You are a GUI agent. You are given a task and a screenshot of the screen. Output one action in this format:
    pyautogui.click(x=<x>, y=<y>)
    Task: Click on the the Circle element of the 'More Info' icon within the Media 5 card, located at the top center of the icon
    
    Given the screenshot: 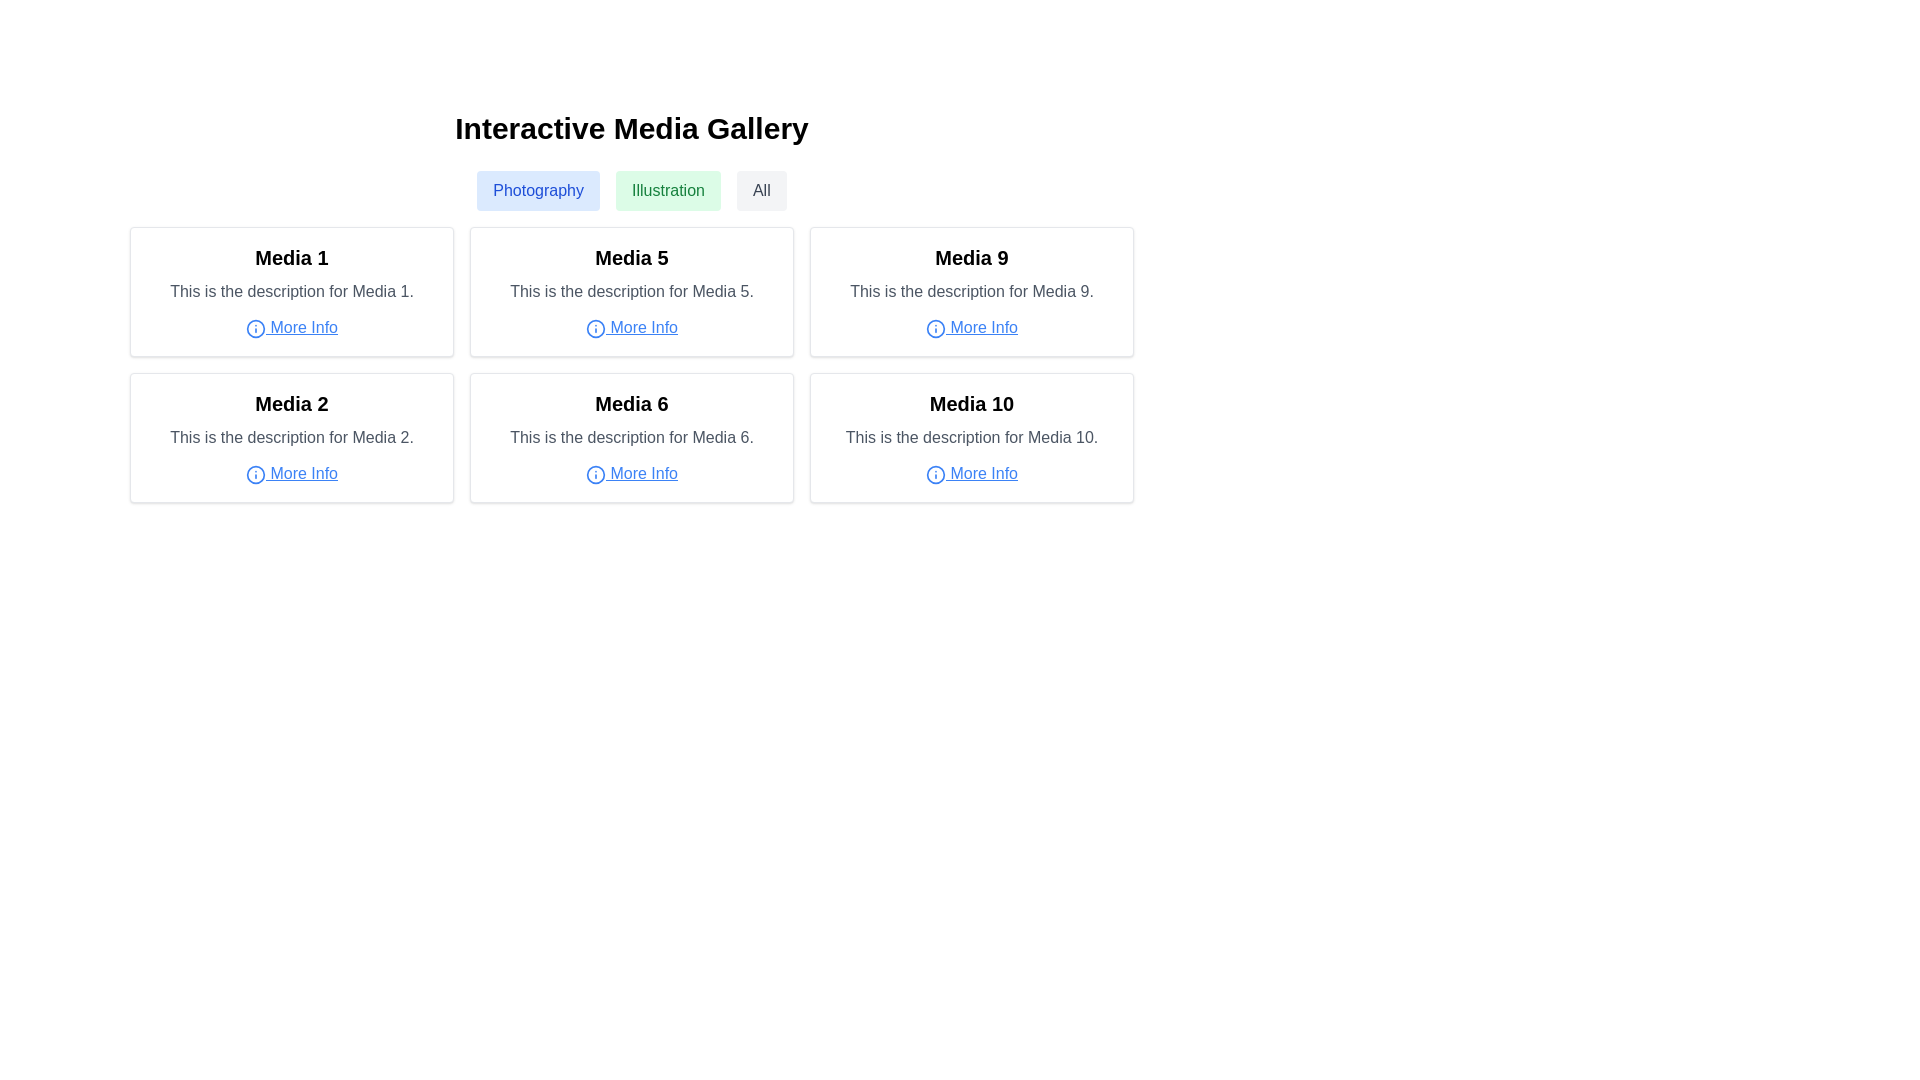 What is the action you would take?
    pyautogui.click(x=594, y=327)
    